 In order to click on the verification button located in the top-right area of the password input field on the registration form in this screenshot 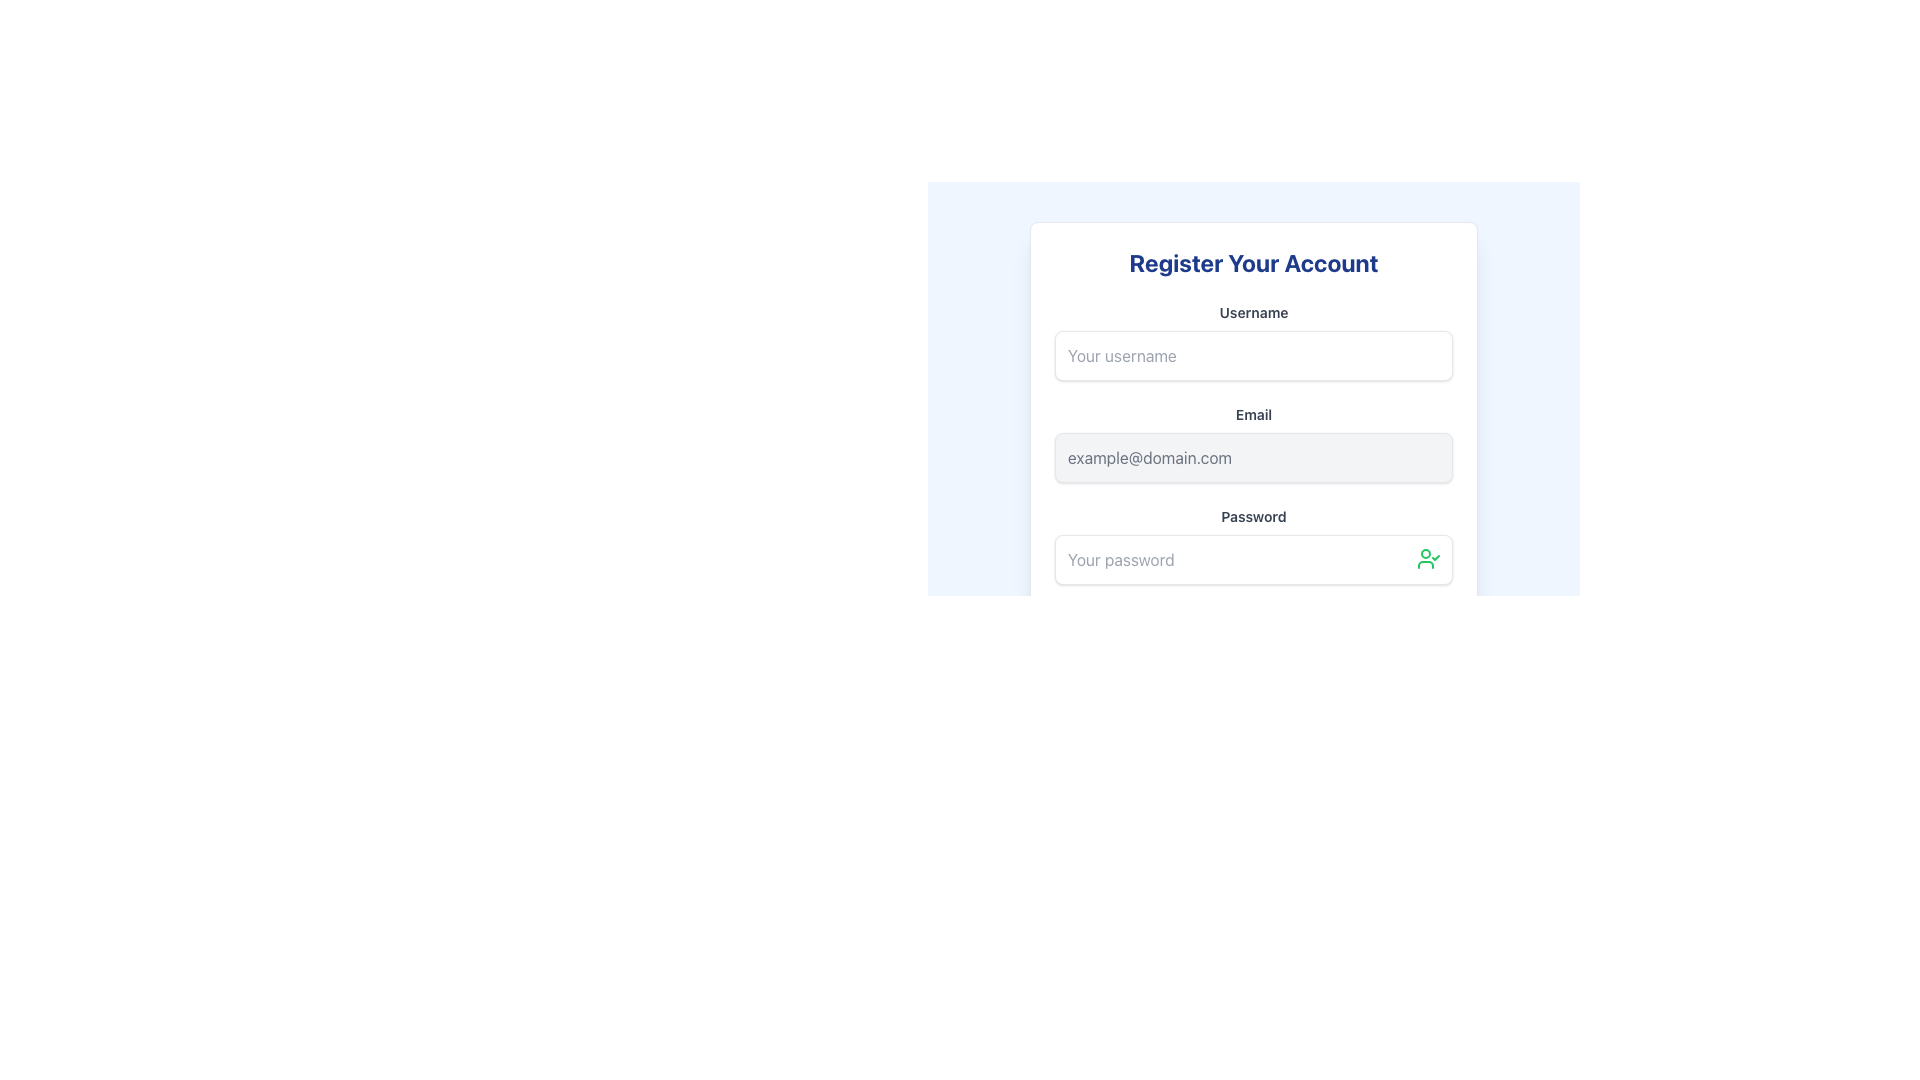, I will do `click(1428, 559)`.